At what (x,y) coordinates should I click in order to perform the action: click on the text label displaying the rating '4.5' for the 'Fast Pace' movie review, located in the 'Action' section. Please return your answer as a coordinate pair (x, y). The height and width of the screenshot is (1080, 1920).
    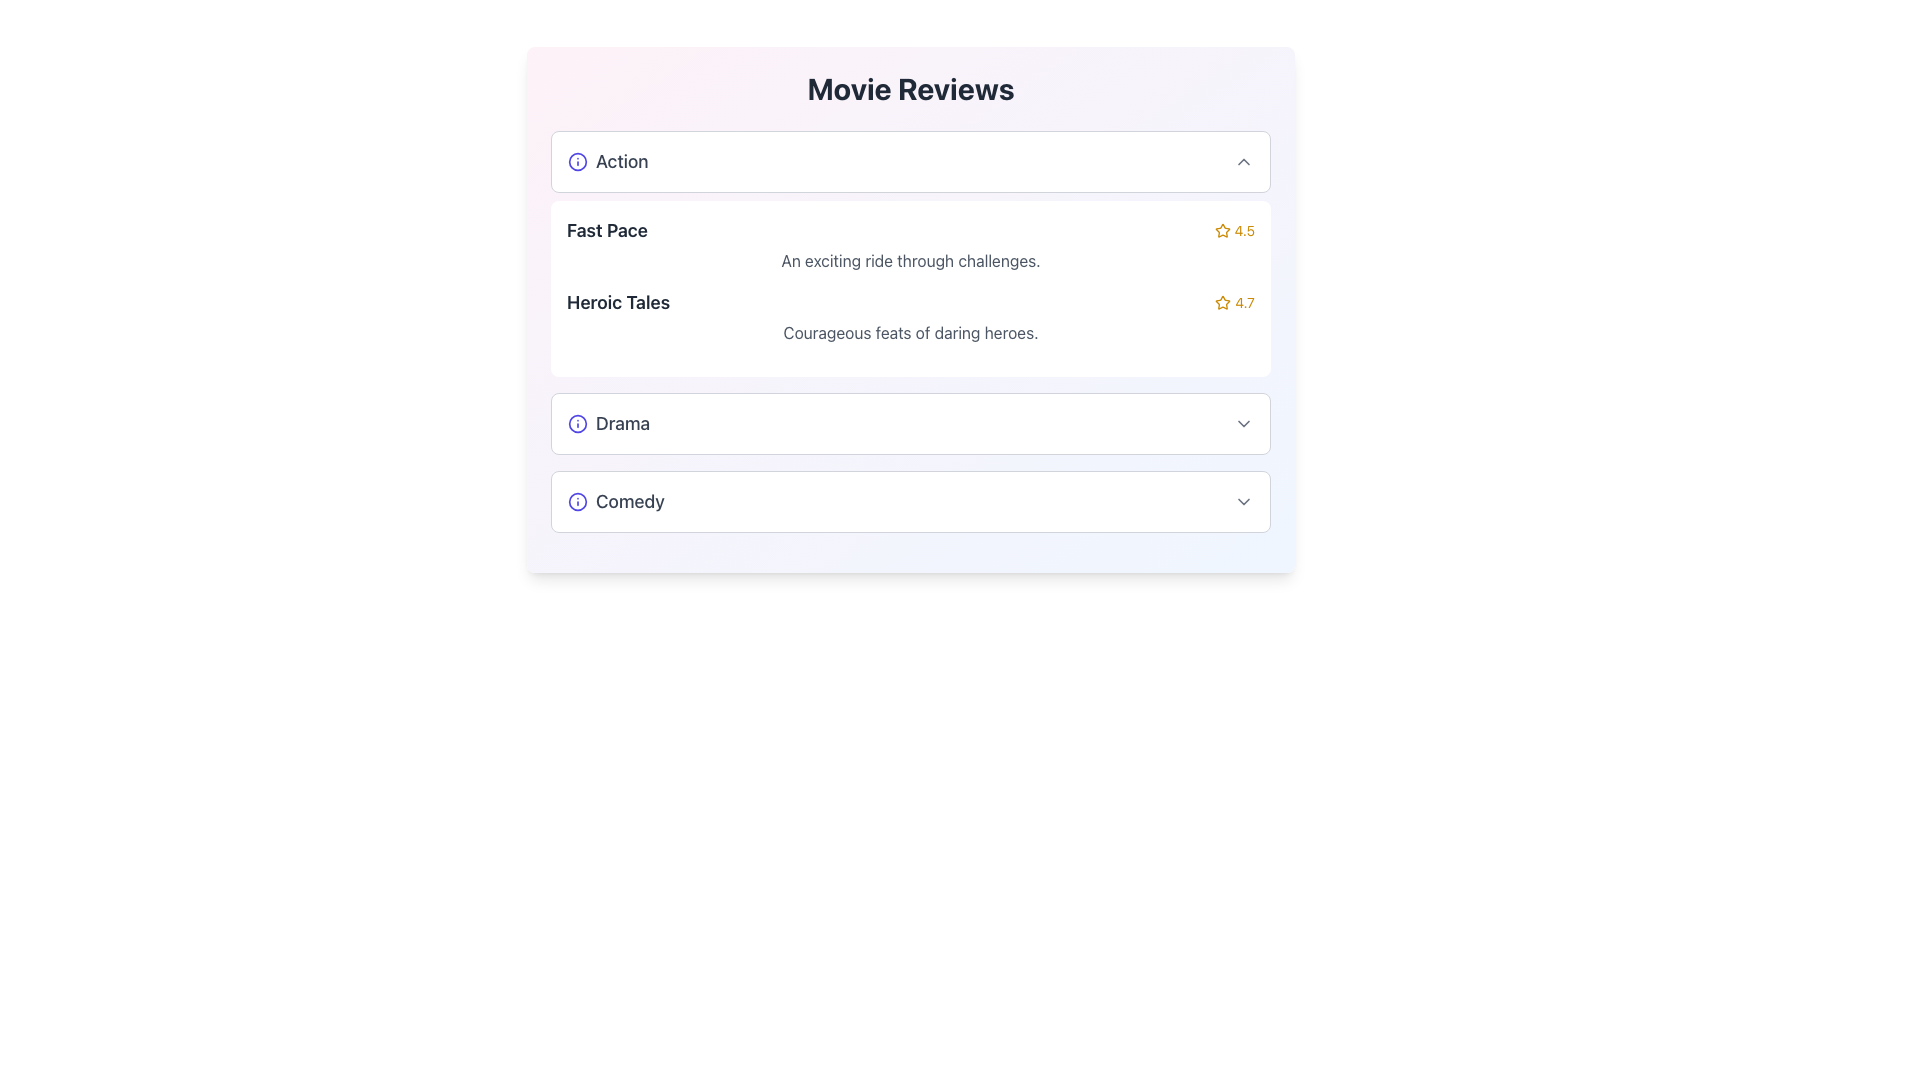
    Looking at the image, I should click on (1233, 230).